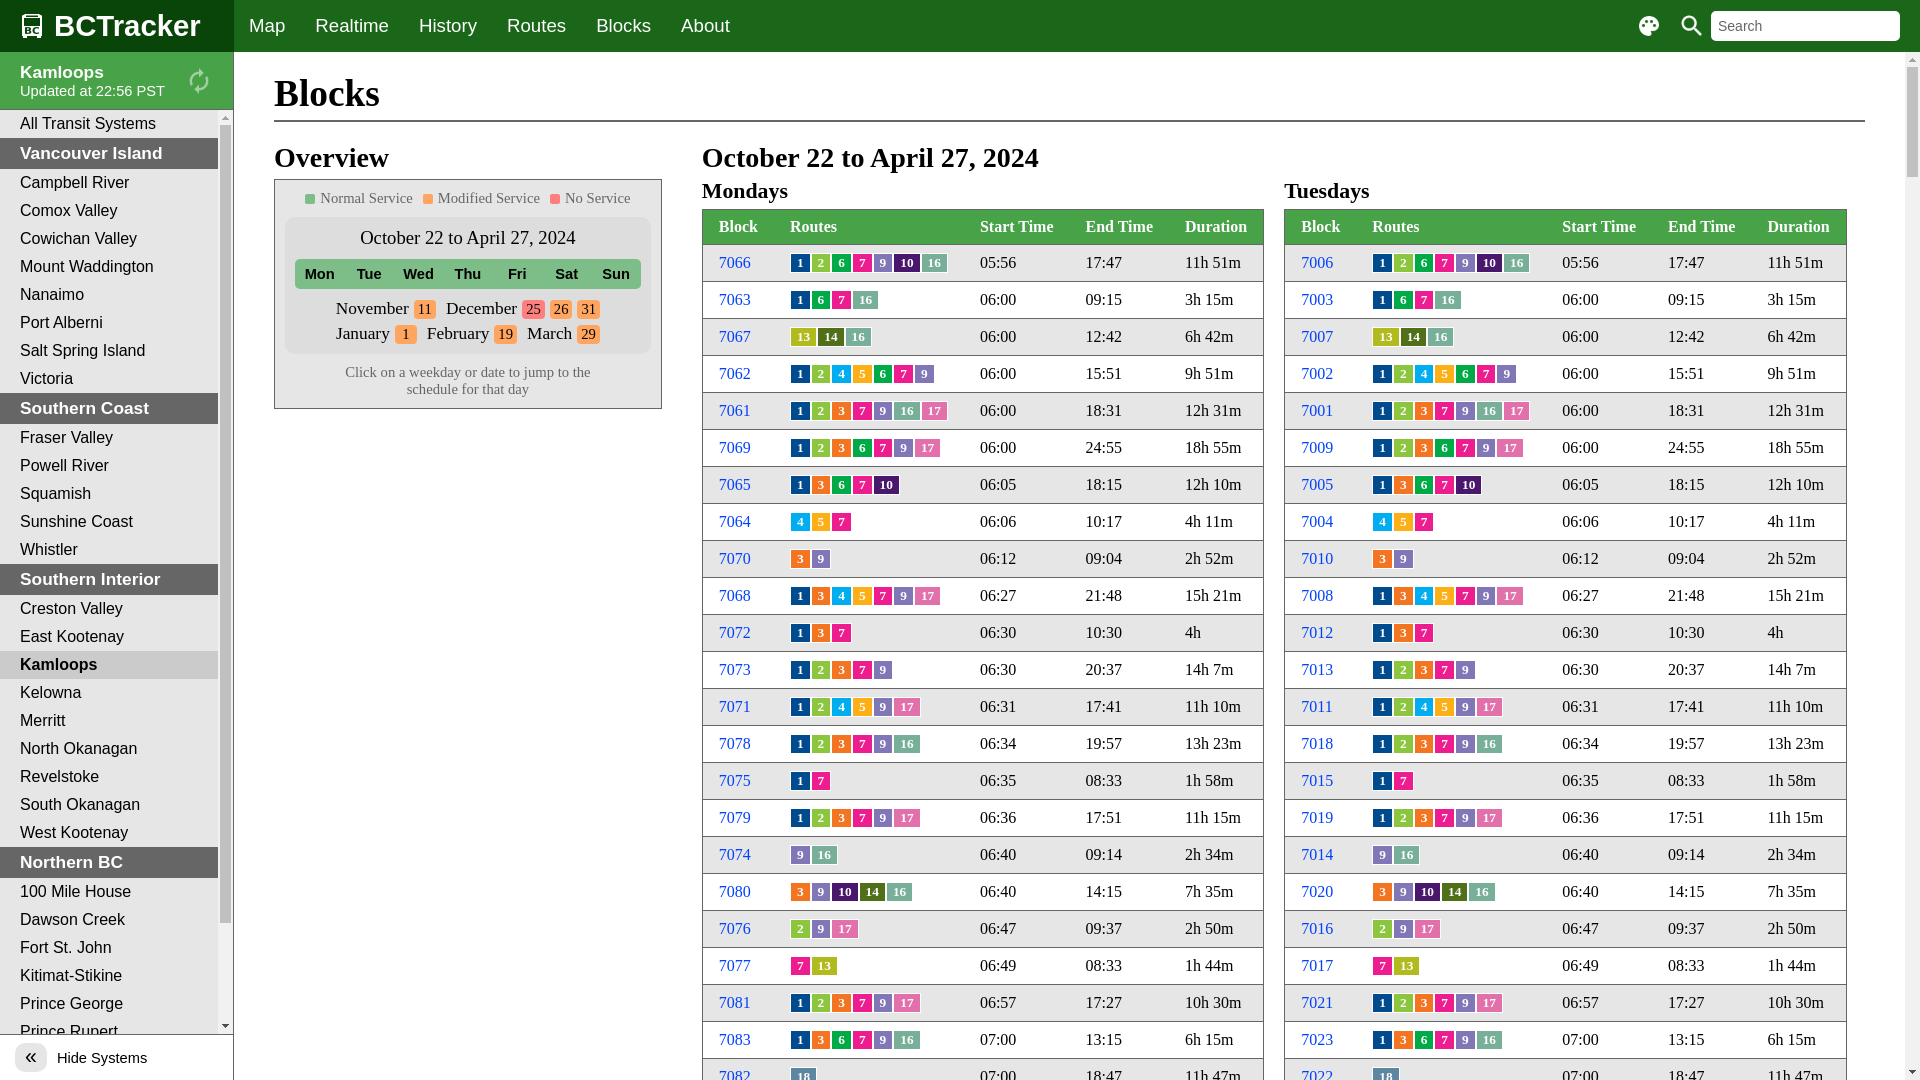  What do you see at coordinates (589, 273) in the screenshot?
I see `'Sun'` at bounding box center [589, 273].